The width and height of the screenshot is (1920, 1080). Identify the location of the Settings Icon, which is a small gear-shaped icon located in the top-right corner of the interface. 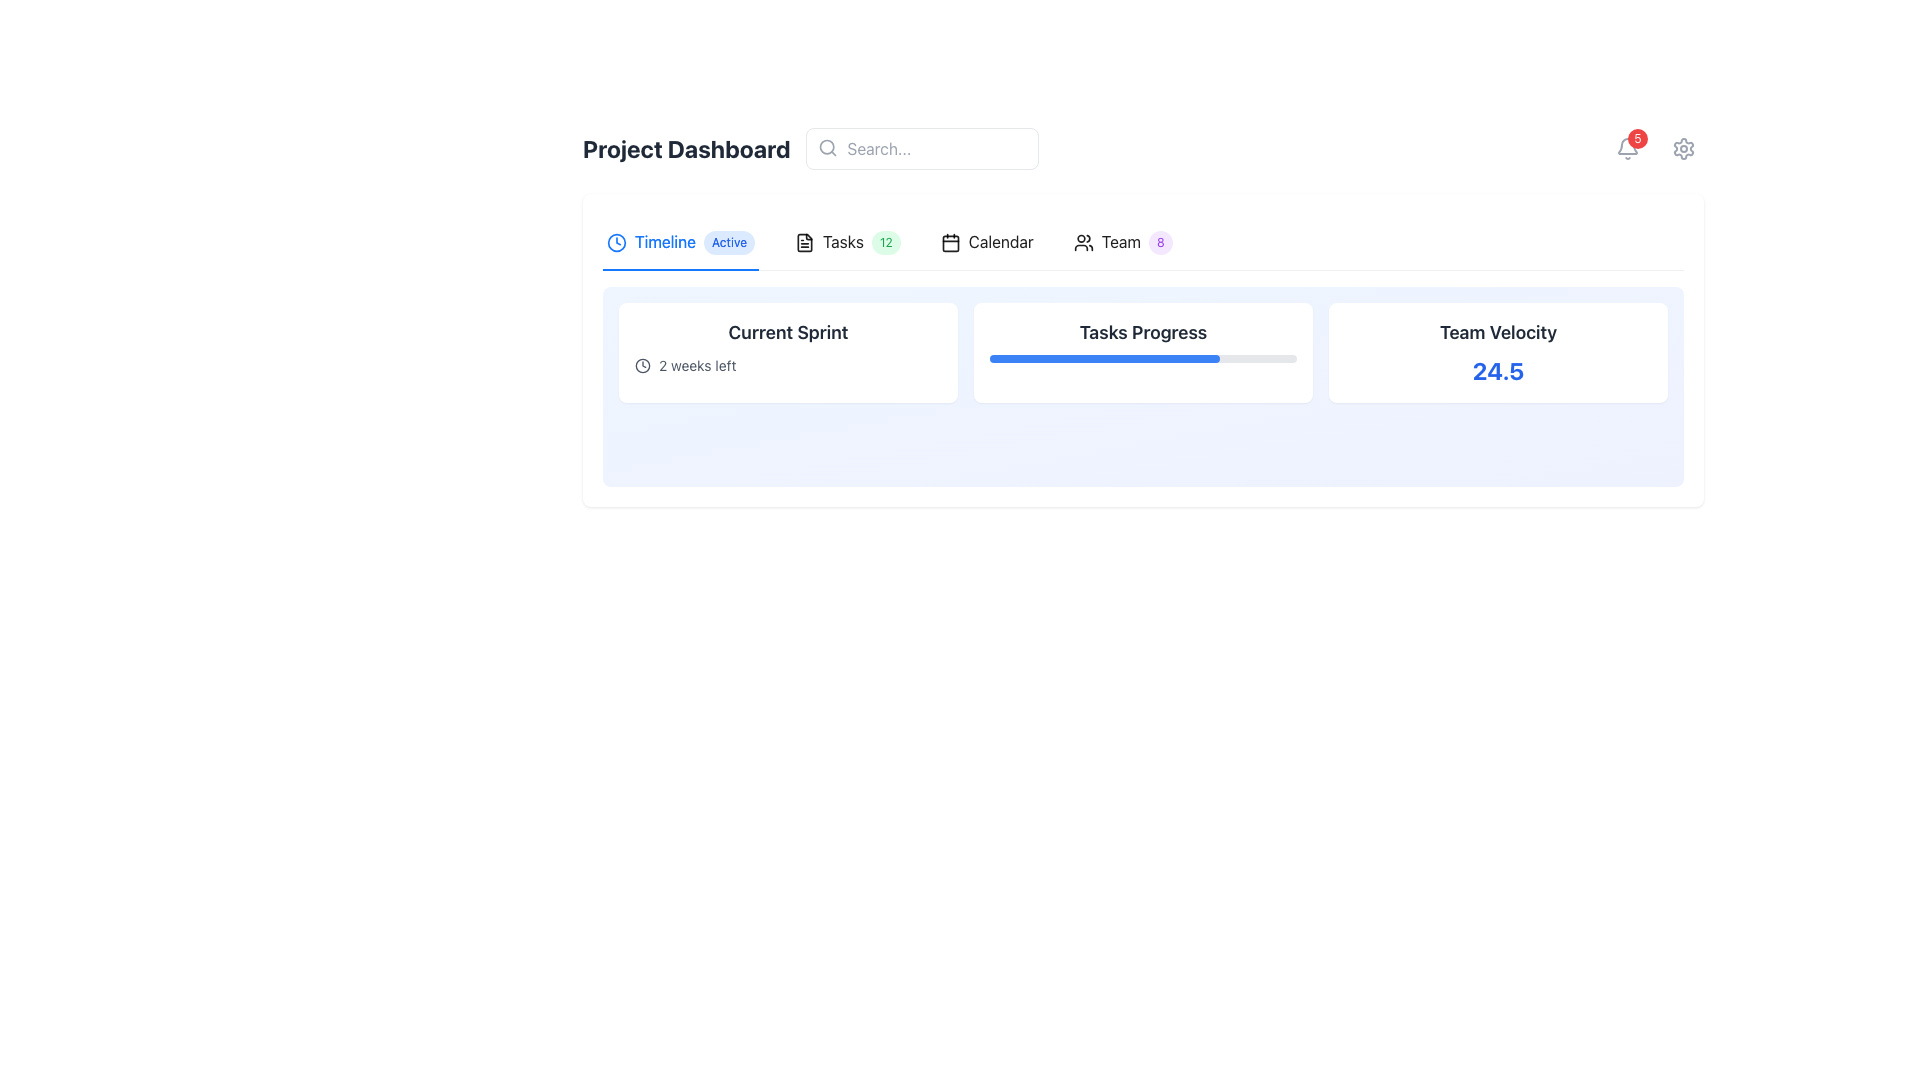
(1683, 148).